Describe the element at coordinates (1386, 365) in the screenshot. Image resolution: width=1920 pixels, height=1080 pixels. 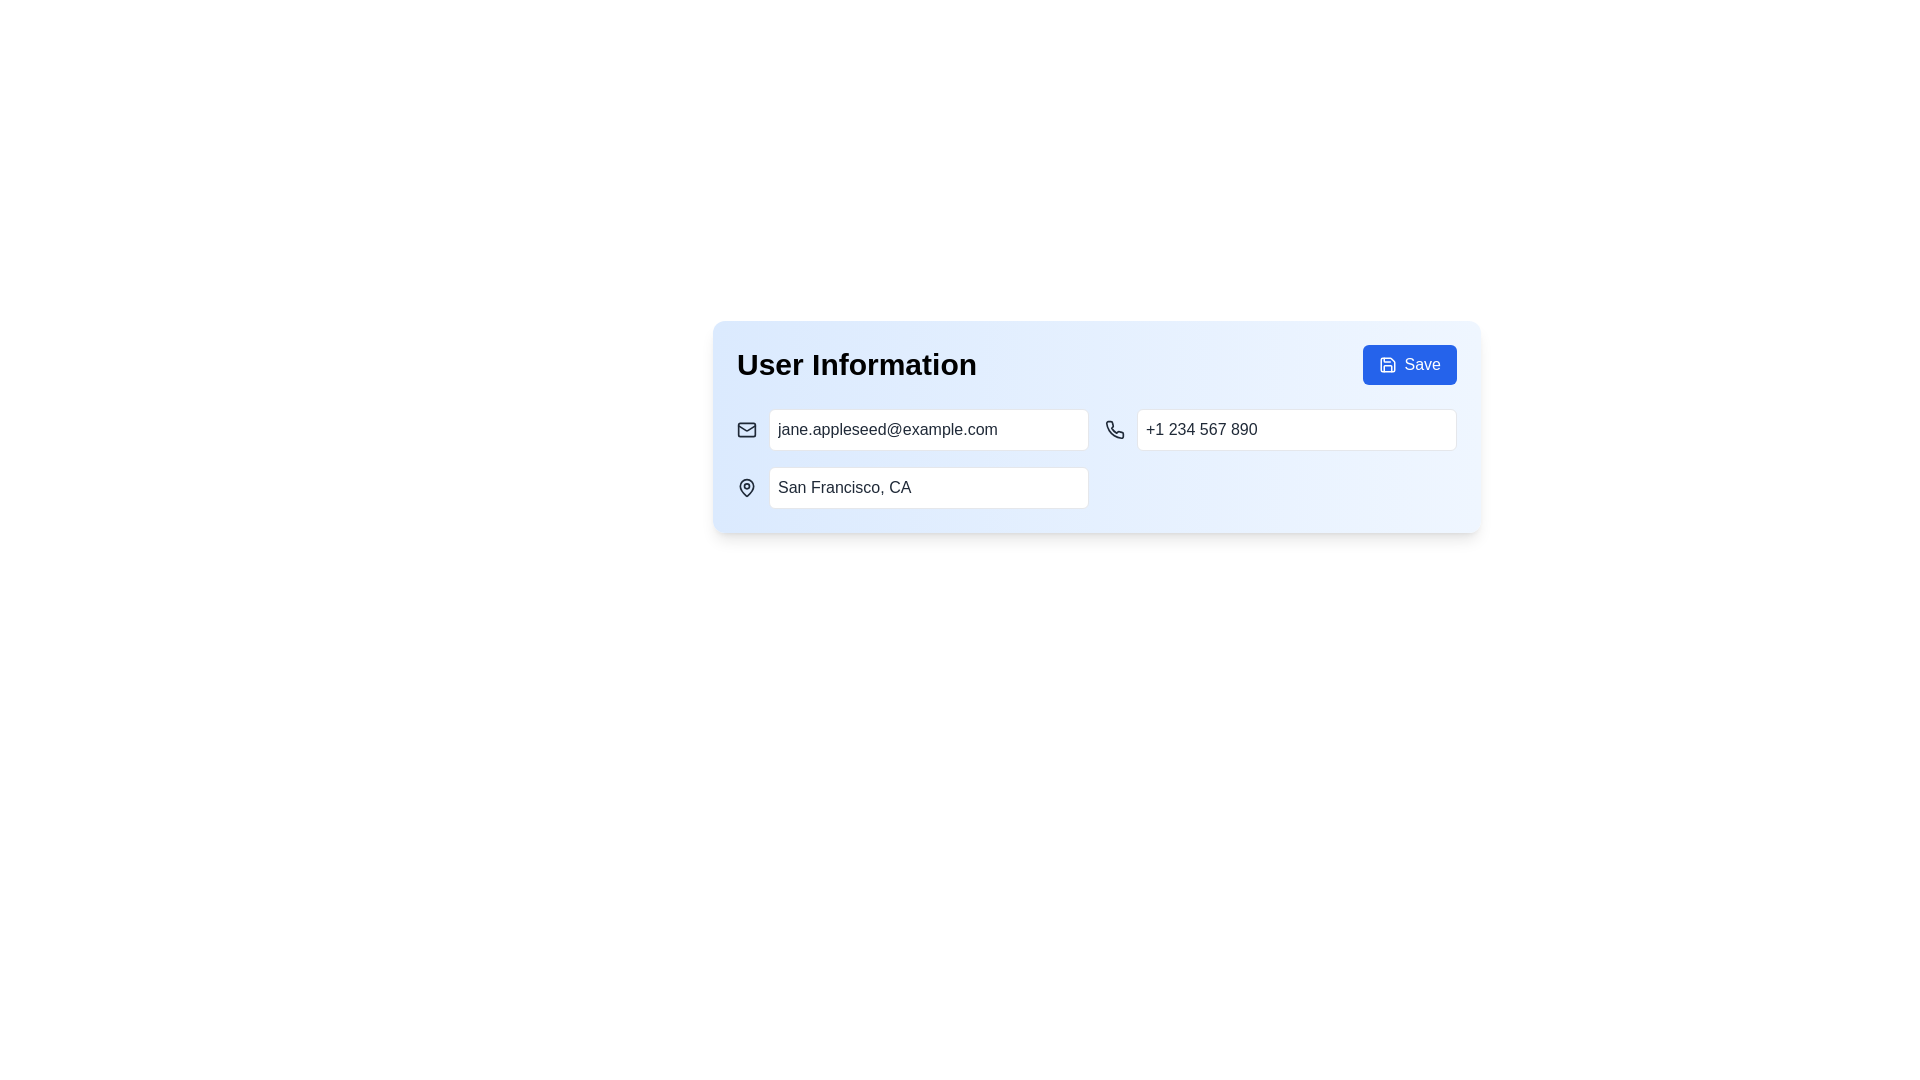
I see `the save icon located near the upper right corner of the save button at the top-right corner of the UI panel` at that location.